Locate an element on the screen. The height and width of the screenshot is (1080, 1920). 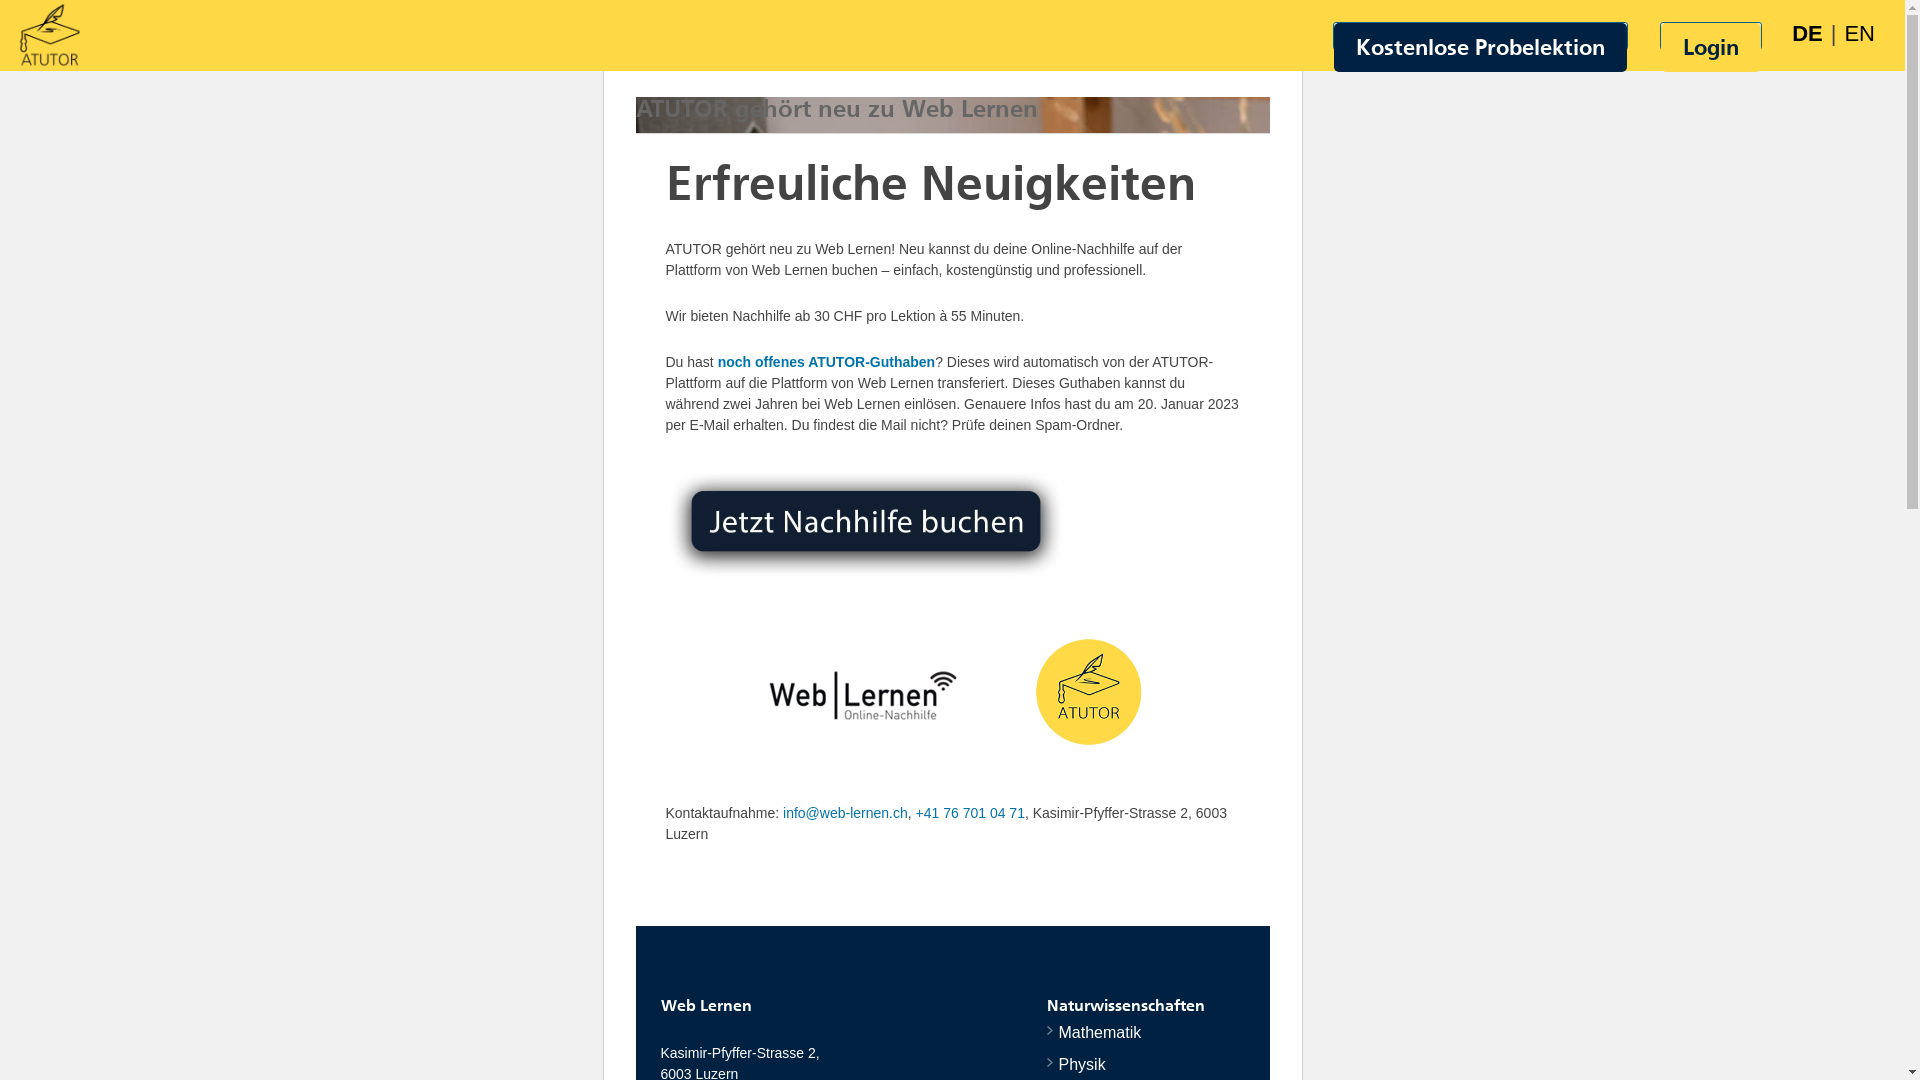
'Kostenlose Probelektion' is located at coordinates (1480, 46).